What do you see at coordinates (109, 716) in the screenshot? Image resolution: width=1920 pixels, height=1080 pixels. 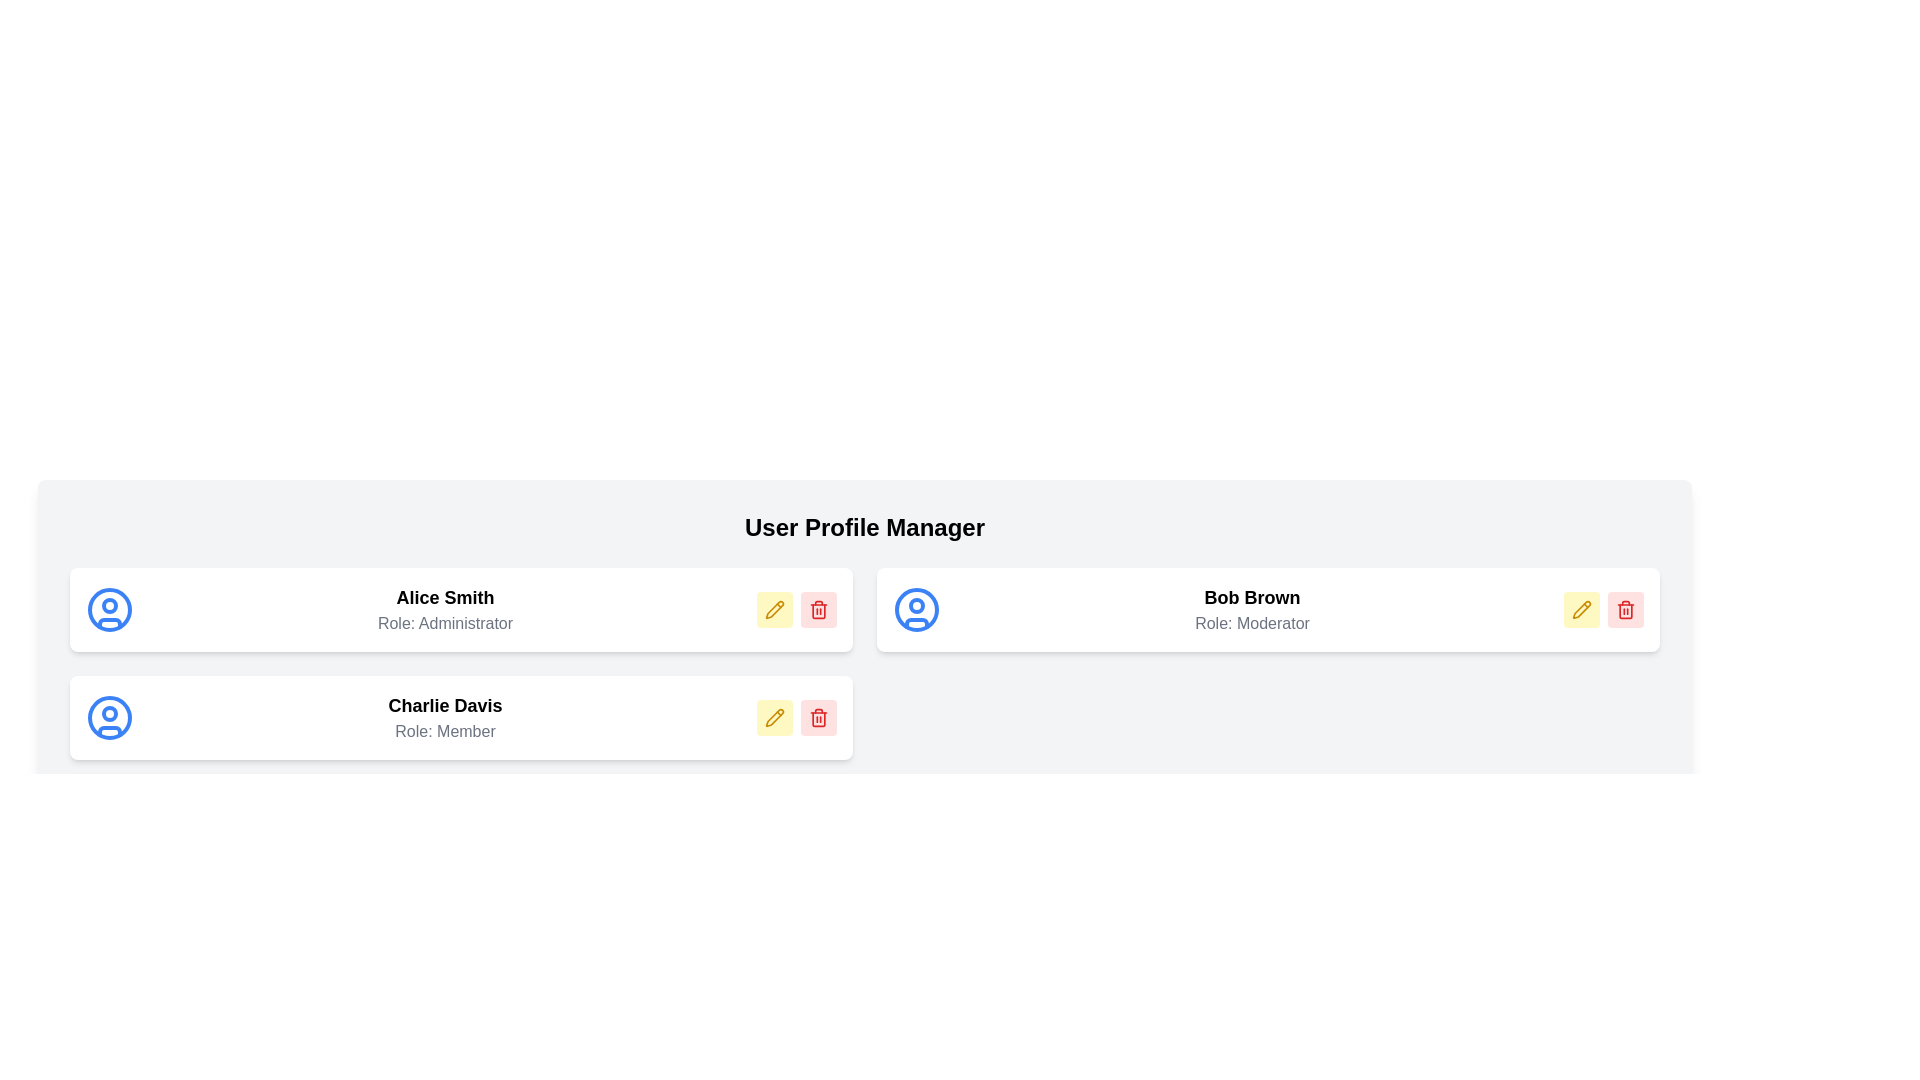 I see `the circular SVG graphical component that represents the user's profile associated with 'Charlie Davis'` at bounding box center [109, 716].